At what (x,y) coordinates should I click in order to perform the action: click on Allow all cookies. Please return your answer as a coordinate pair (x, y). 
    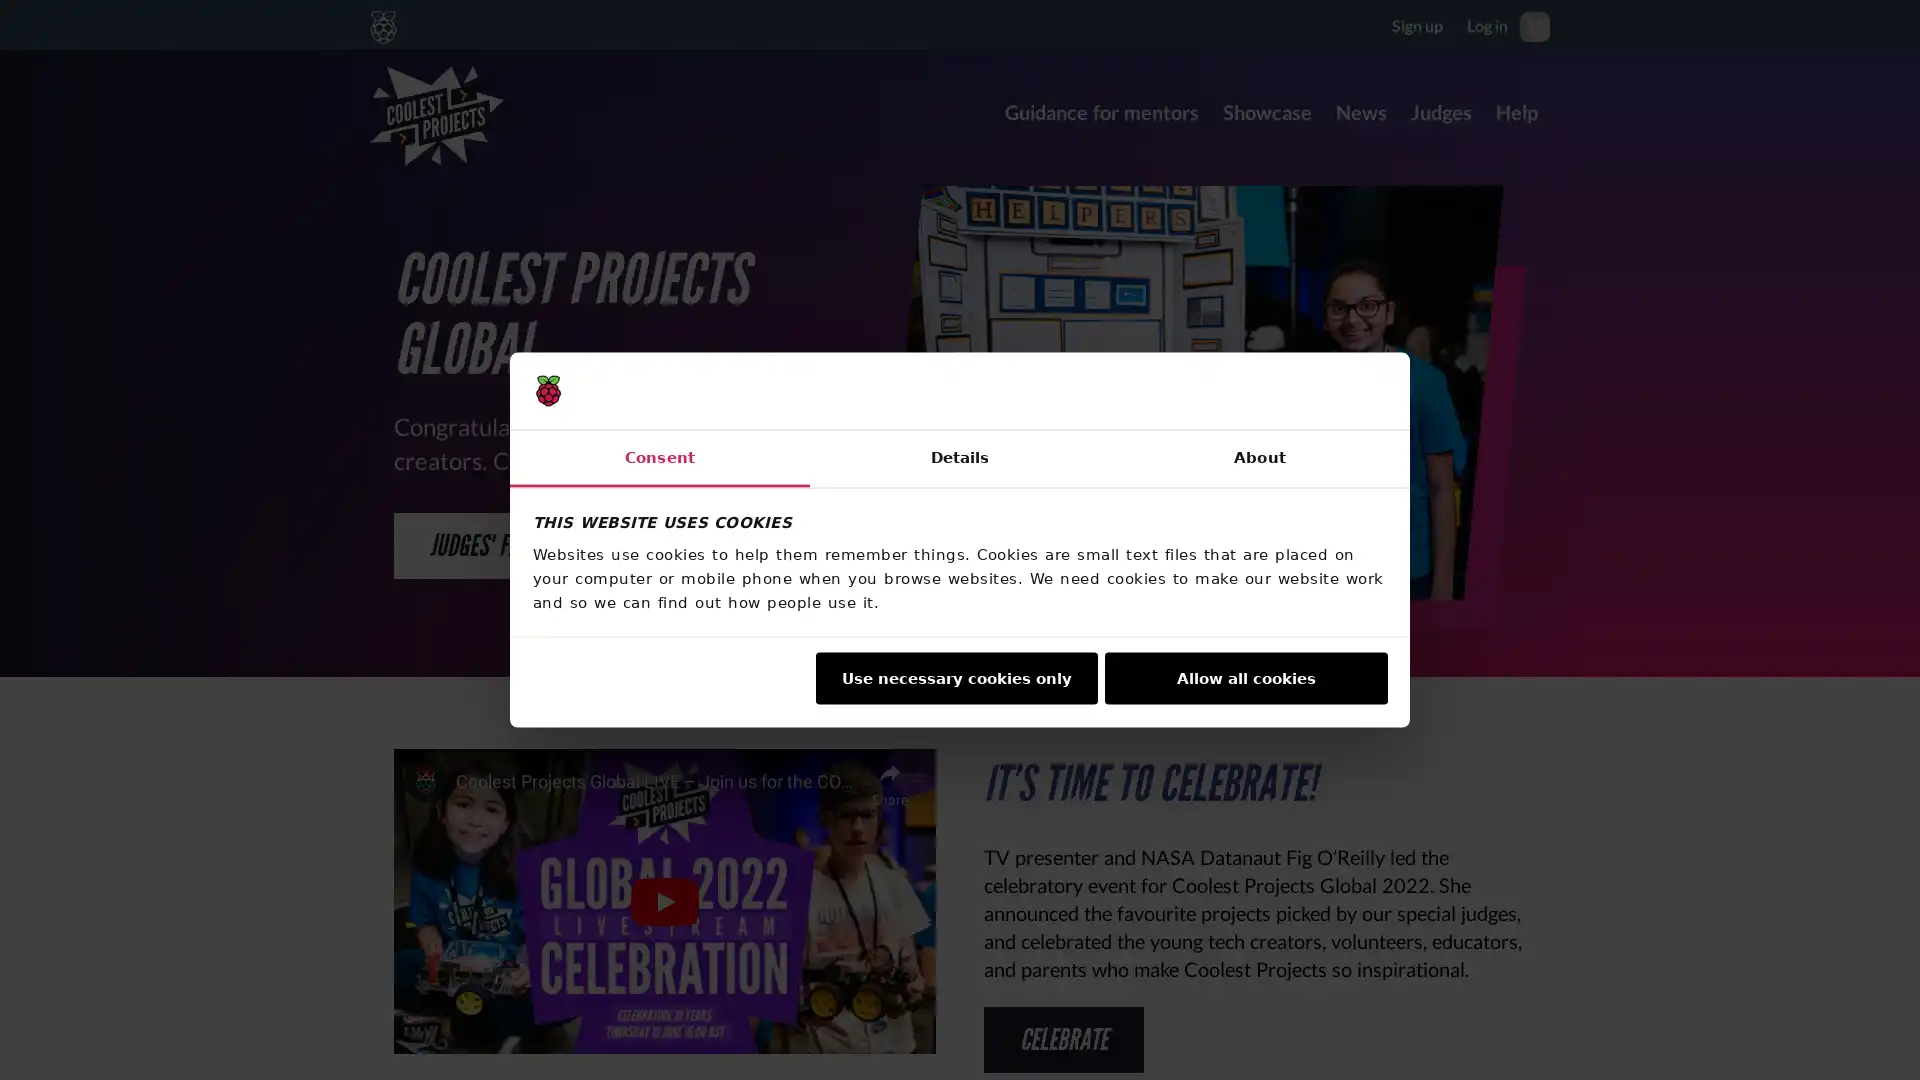
    Looking at the image, I should click on (1245, 677).